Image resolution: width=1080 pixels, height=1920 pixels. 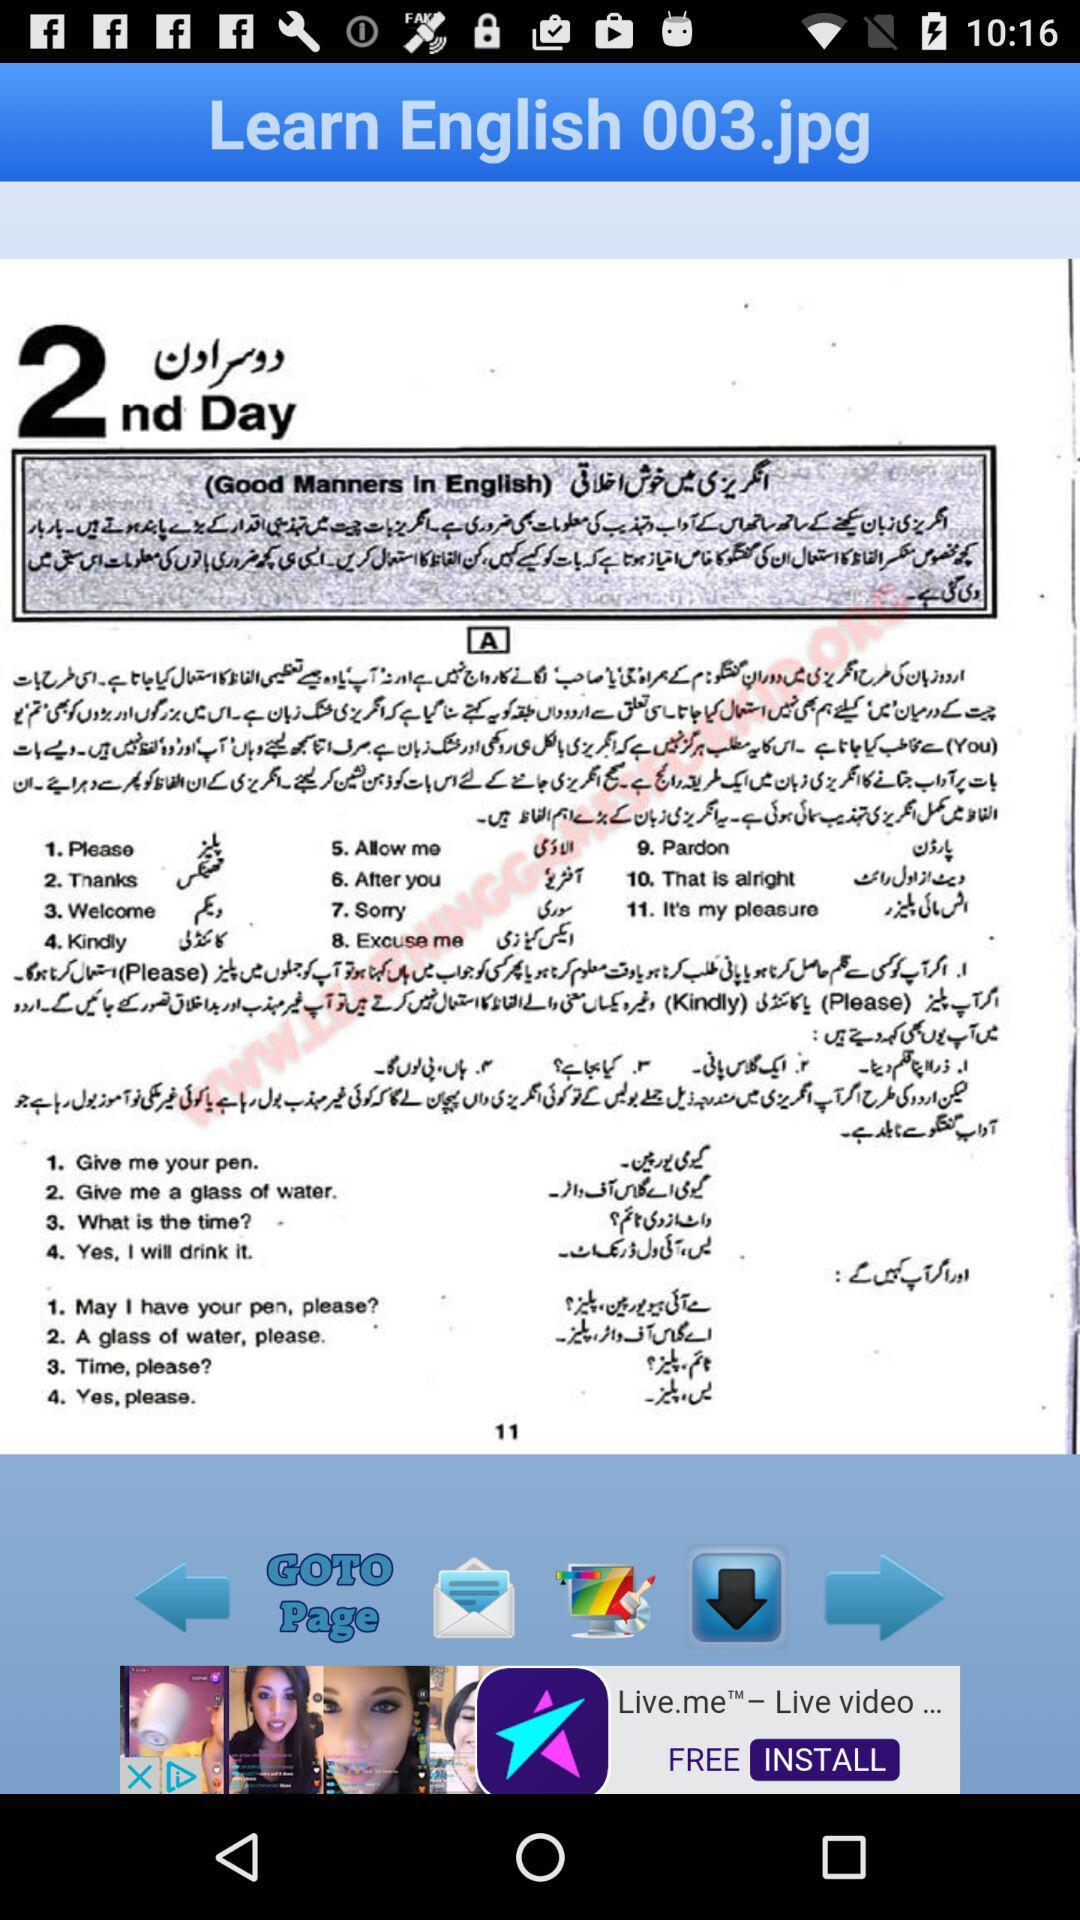 I want to click on the arrow_backward icon, so click(x=198, y=1707).